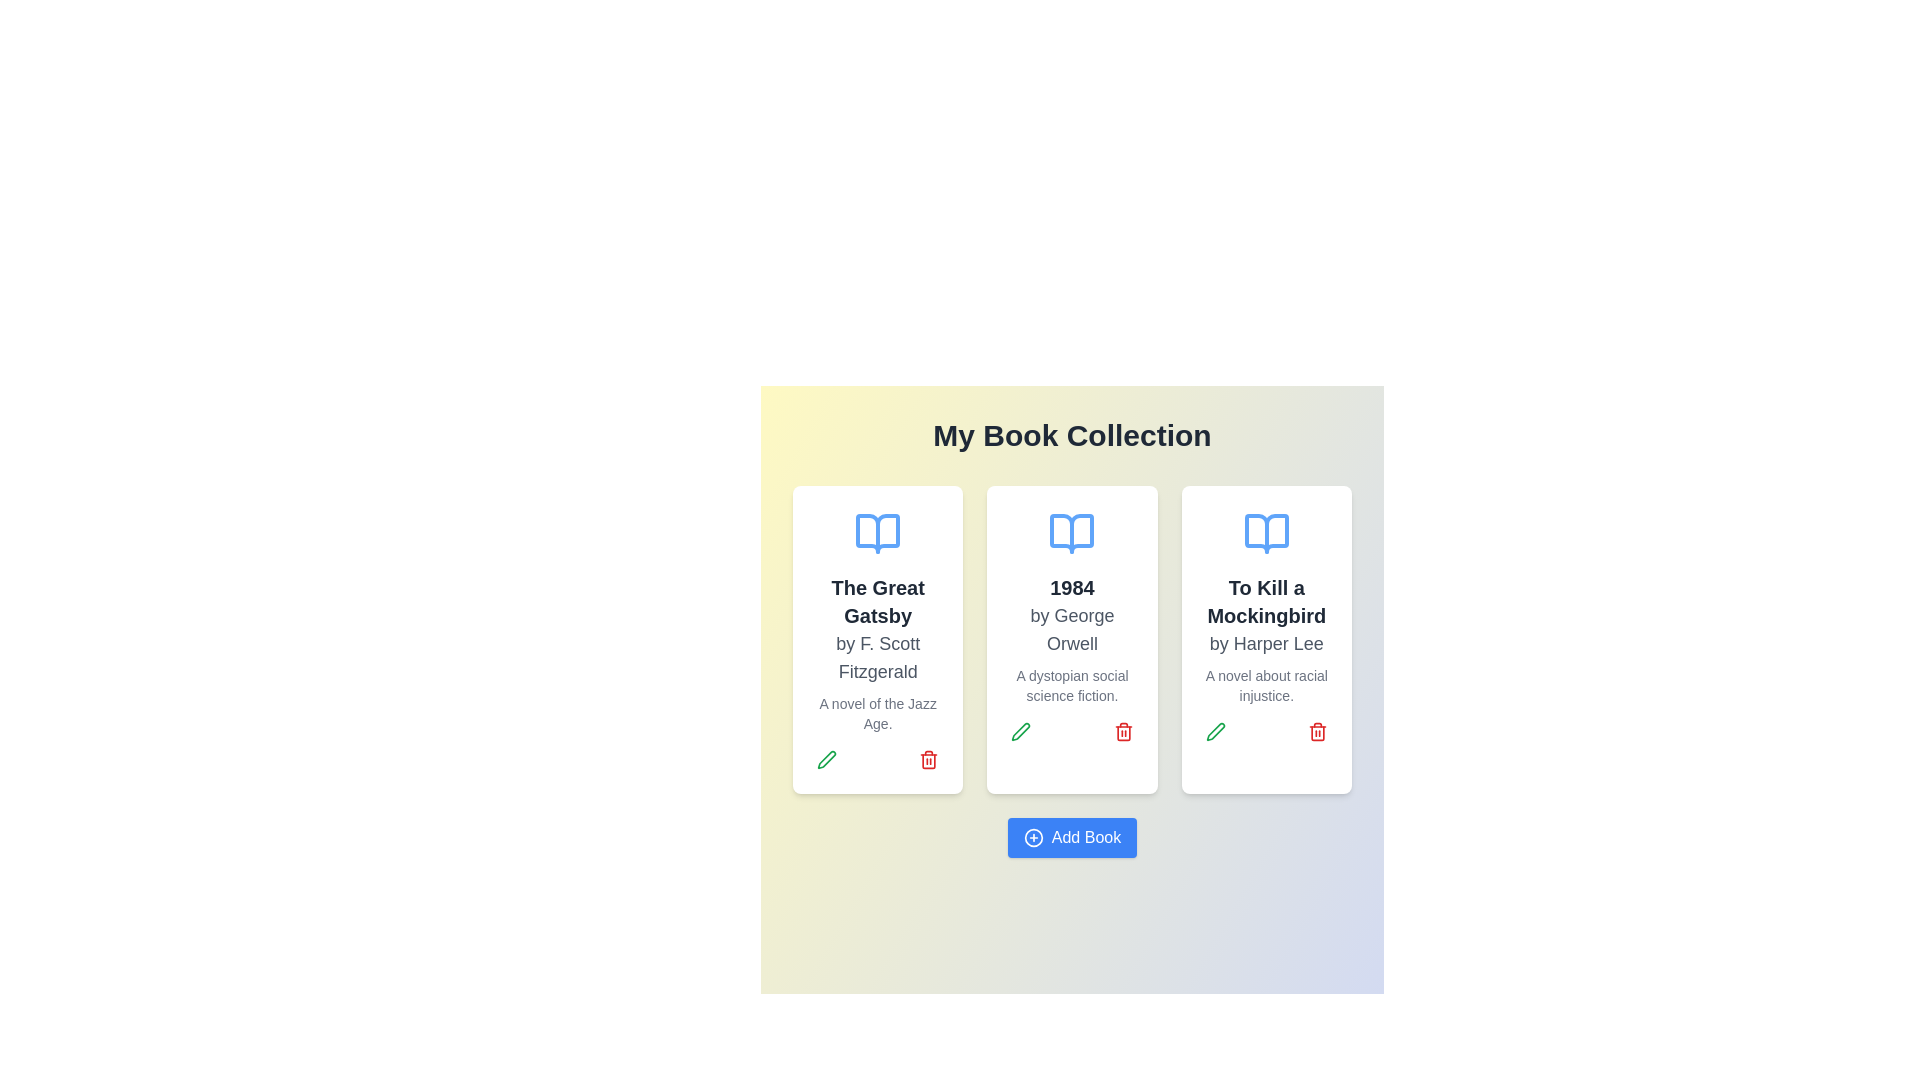  Describe the element at coordinates (878, 712) in the screenshot. I see `the textual label that summarizes the theme or setting of the book 'The Great Gatsby', located under 'by F. Scott Fitzgerald' in the leftmost card of a card group` at that location.